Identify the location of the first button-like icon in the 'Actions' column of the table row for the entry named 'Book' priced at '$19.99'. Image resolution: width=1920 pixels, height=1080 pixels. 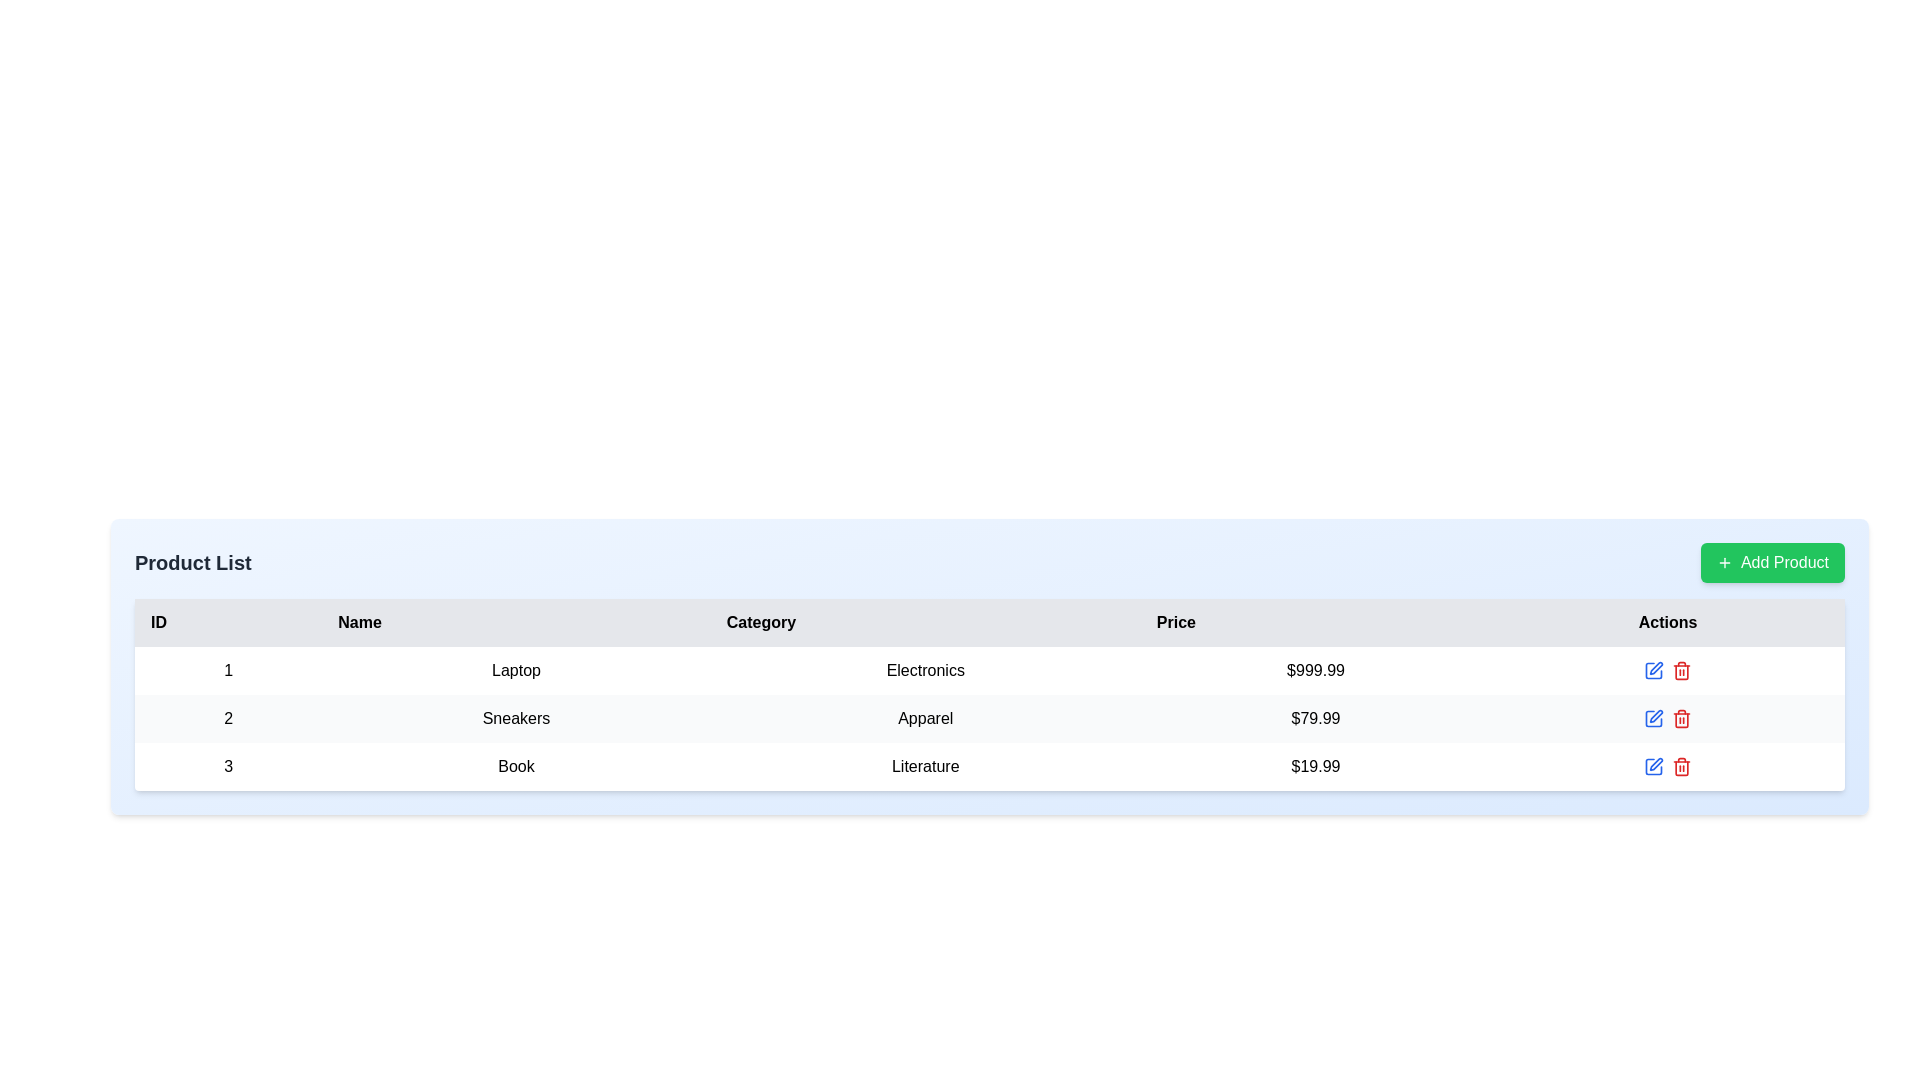
(1656, 764).